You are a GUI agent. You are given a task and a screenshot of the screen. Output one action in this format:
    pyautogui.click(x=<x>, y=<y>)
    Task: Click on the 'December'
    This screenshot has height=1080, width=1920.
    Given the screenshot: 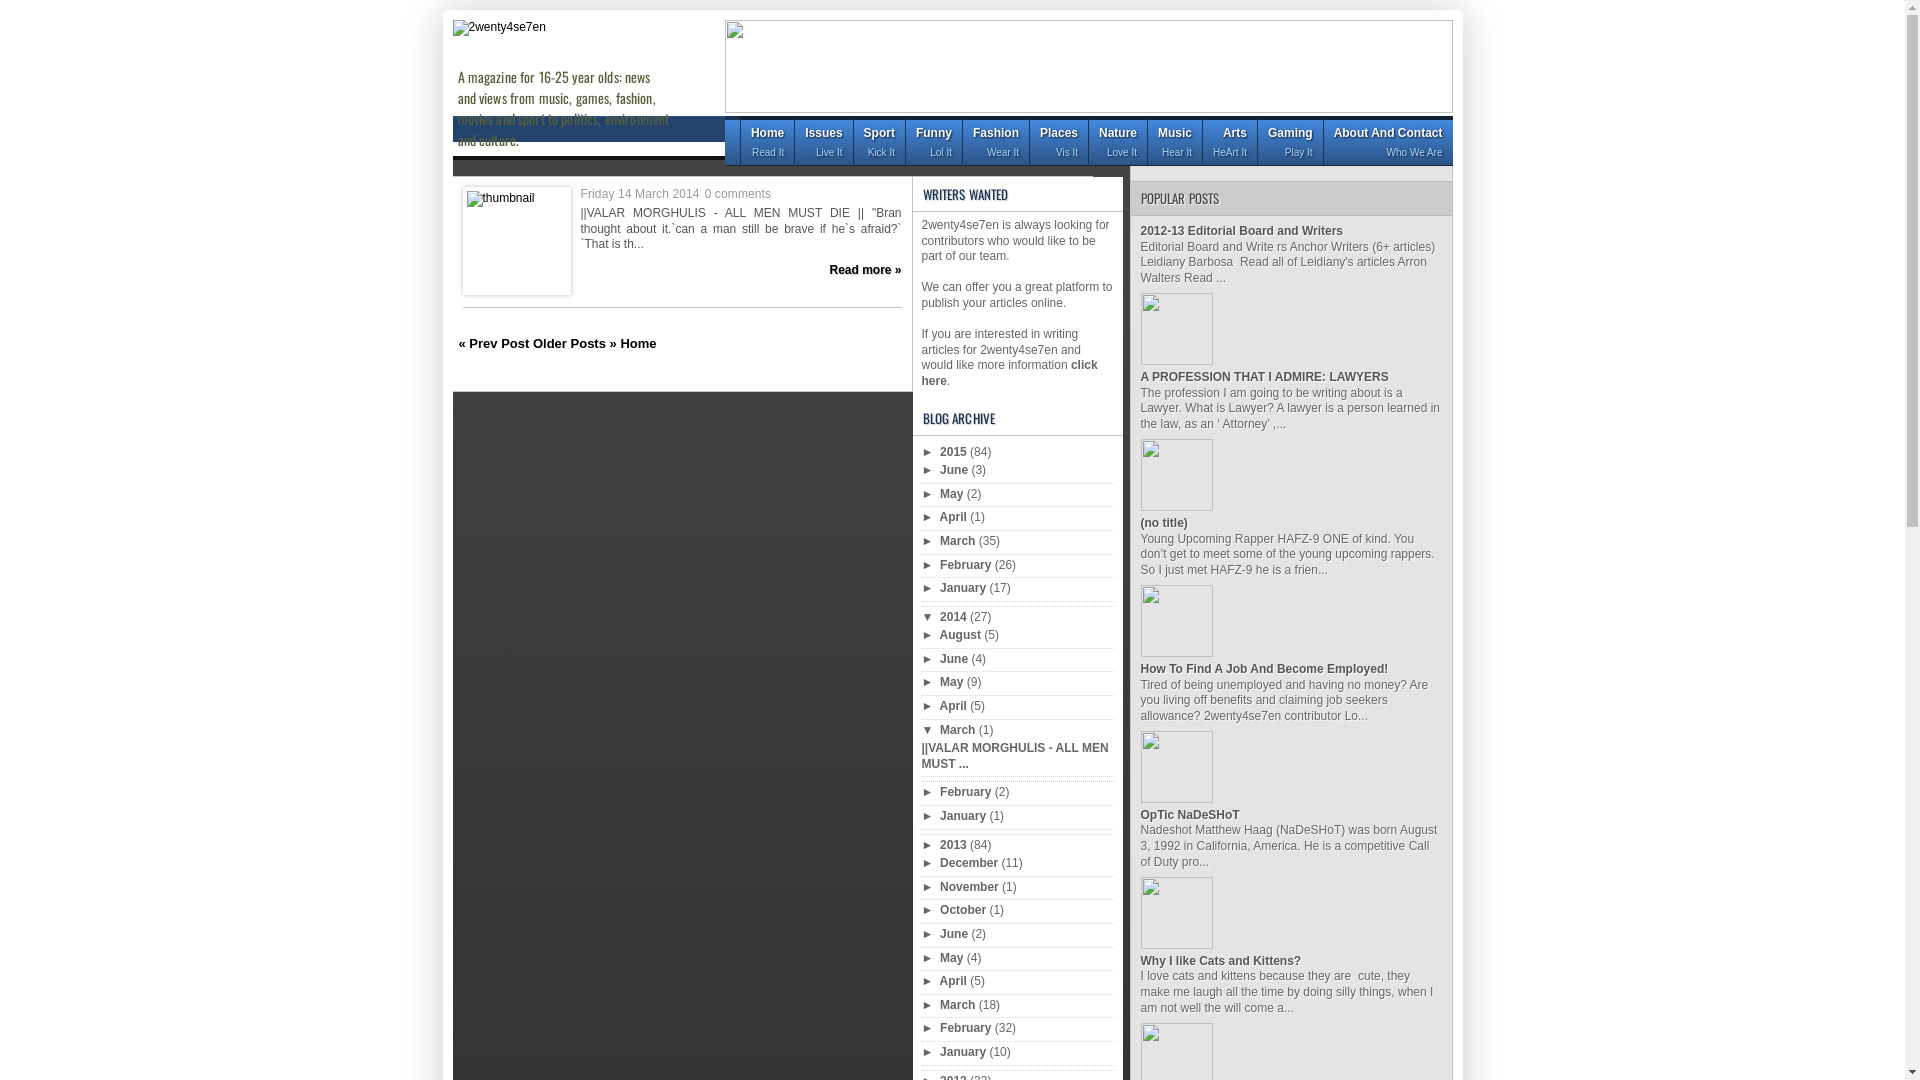 What is the action you would take?
    pyautogui.click(x=970, y=862)
    